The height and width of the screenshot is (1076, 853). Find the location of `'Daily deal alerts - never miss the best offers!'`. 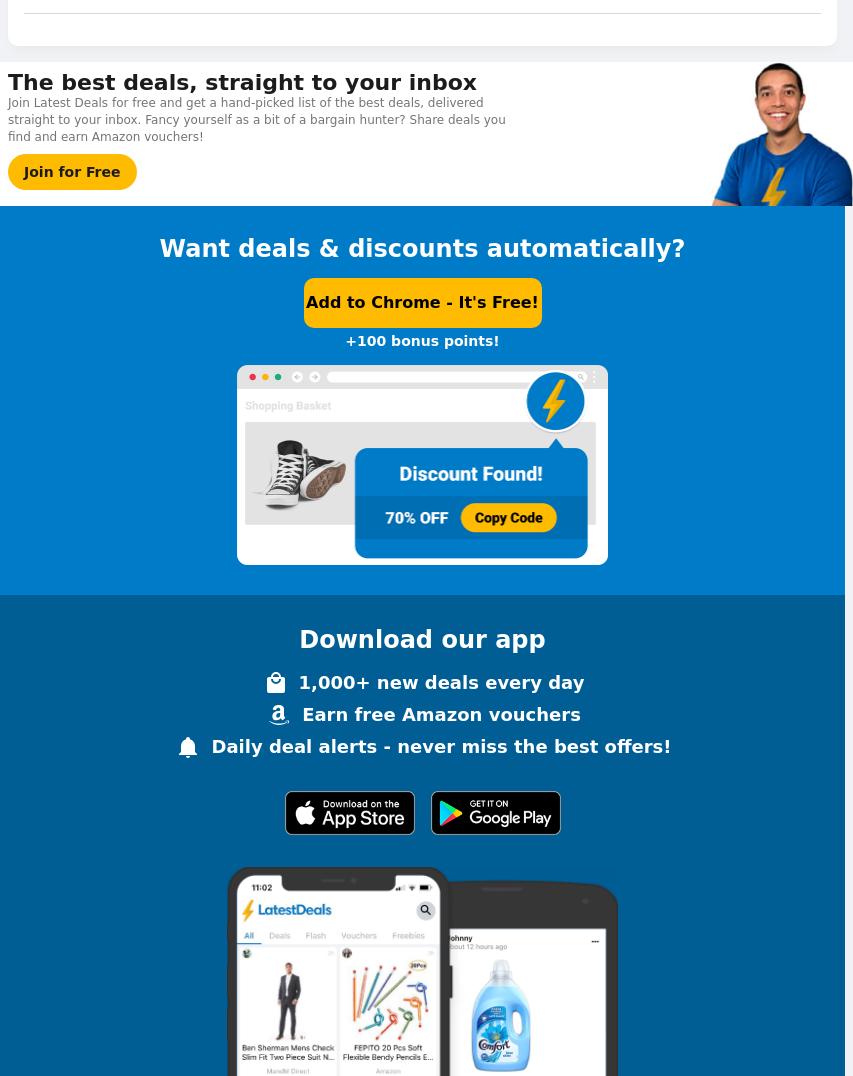

'Daily deal alerts - never miss the best offers!' is located at coordinates (441, 744).